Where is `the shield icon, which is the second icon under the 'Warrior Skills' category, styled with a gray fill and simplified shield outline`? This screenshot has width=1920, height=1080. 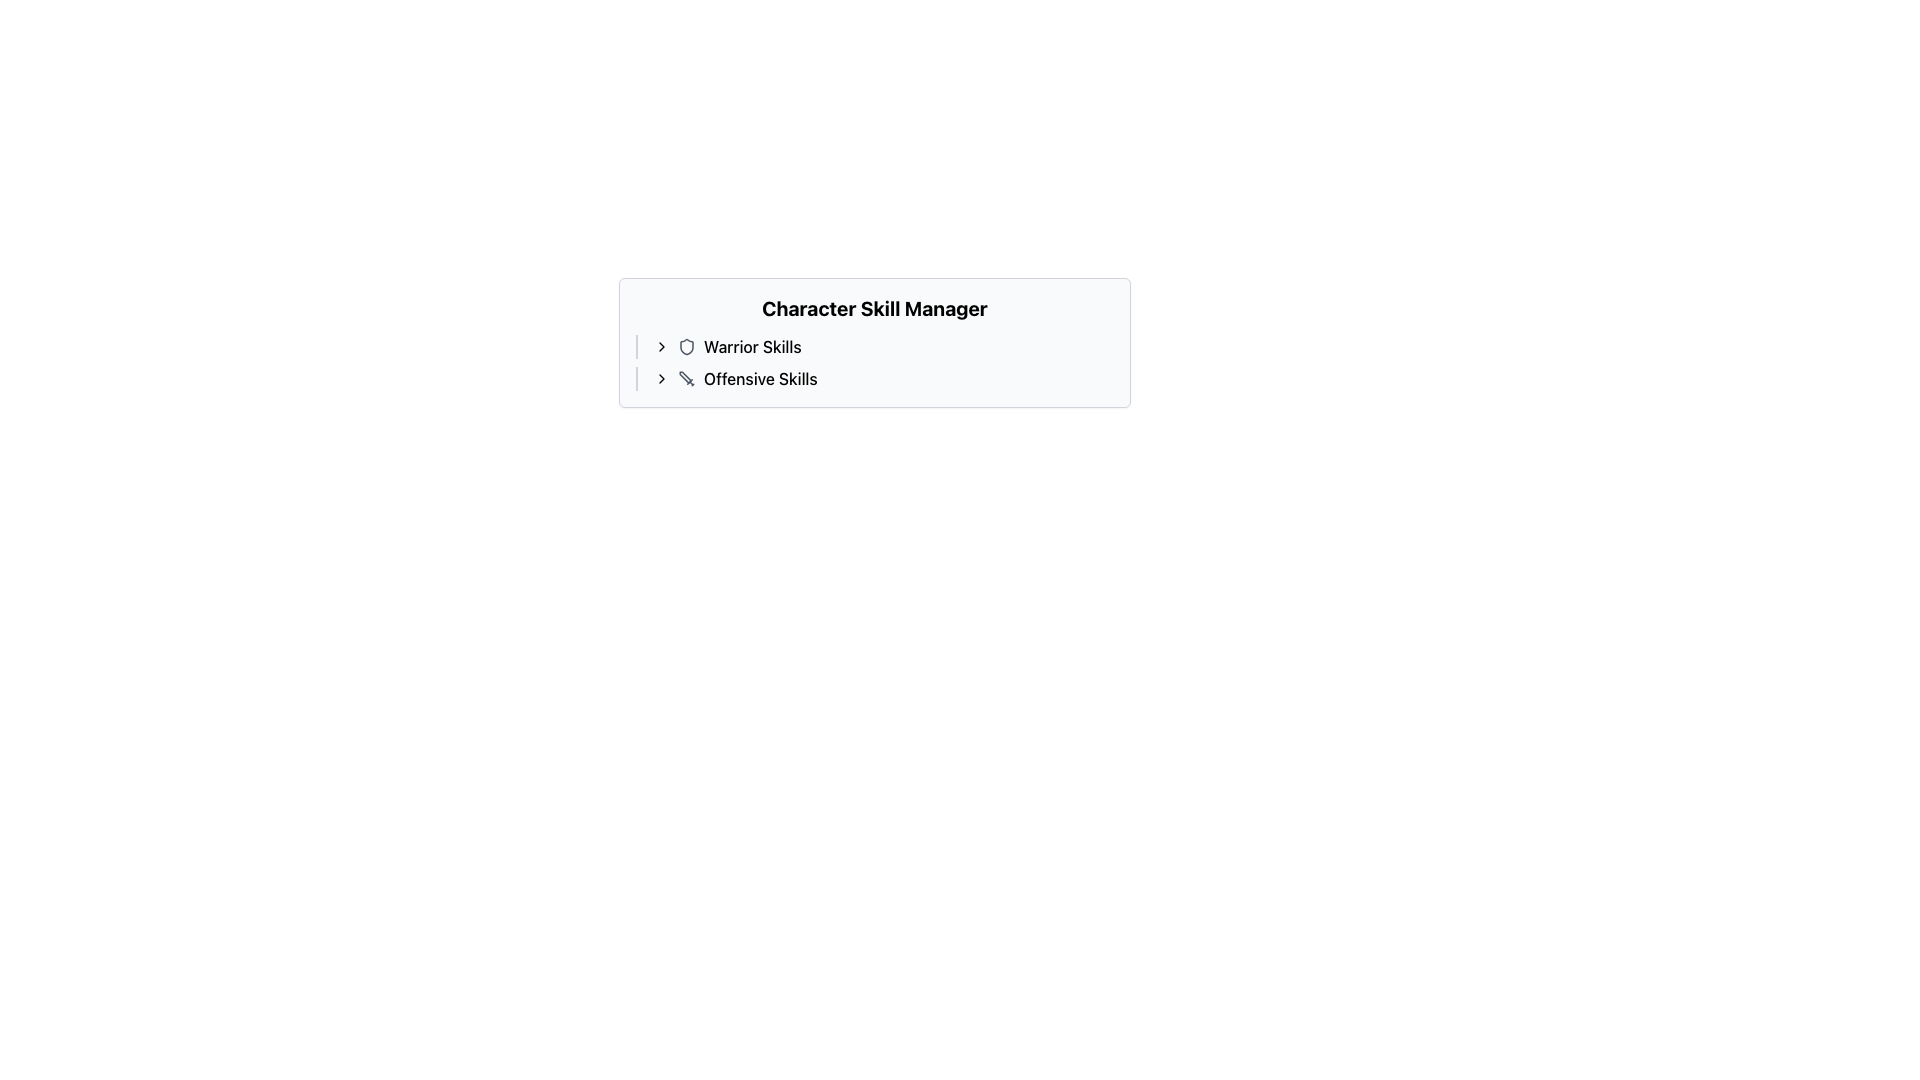 the shield icon, which is the second icon under the 'Warrior Skills' category, styled with a gray fill and simplified shield outline is located at coordinates (686, 346).